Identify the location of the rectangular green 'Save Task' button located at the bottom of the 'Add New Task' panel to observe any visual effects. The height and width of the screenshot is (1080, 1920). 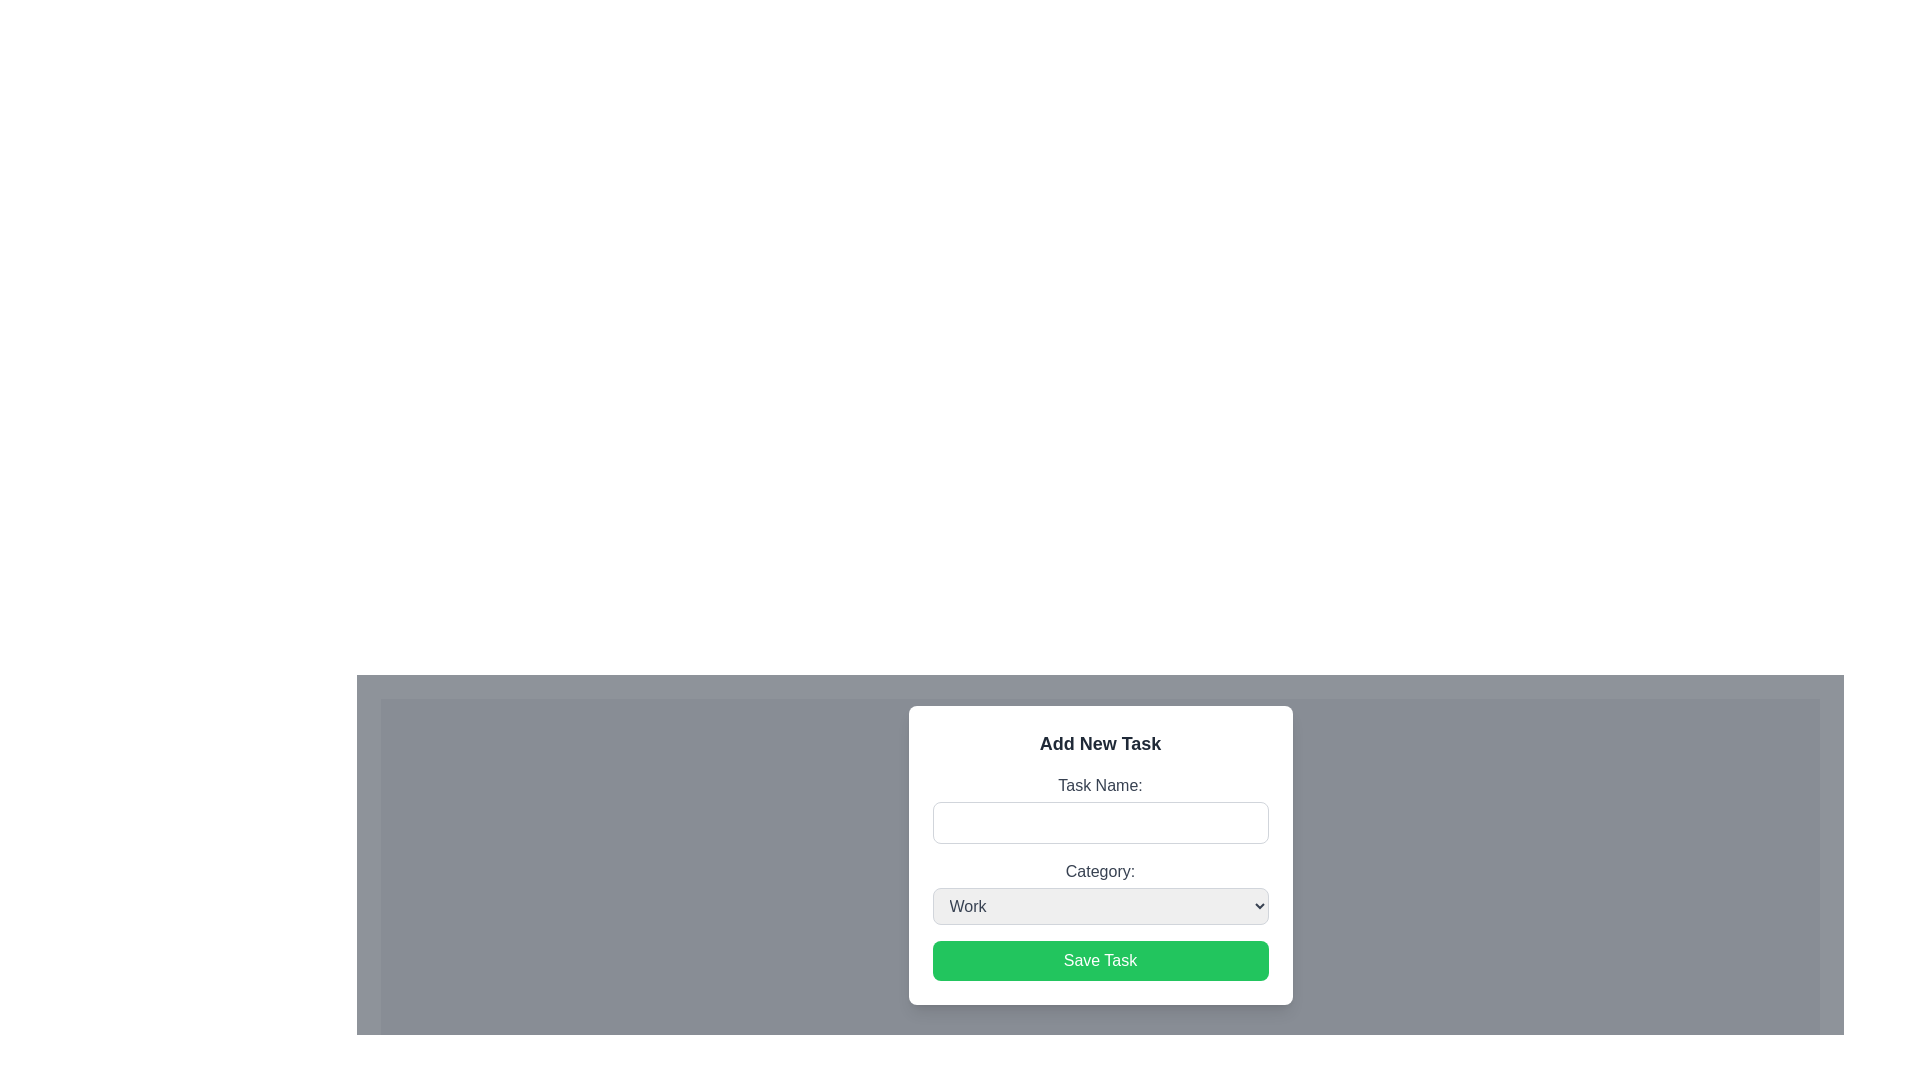
(1099, 959).